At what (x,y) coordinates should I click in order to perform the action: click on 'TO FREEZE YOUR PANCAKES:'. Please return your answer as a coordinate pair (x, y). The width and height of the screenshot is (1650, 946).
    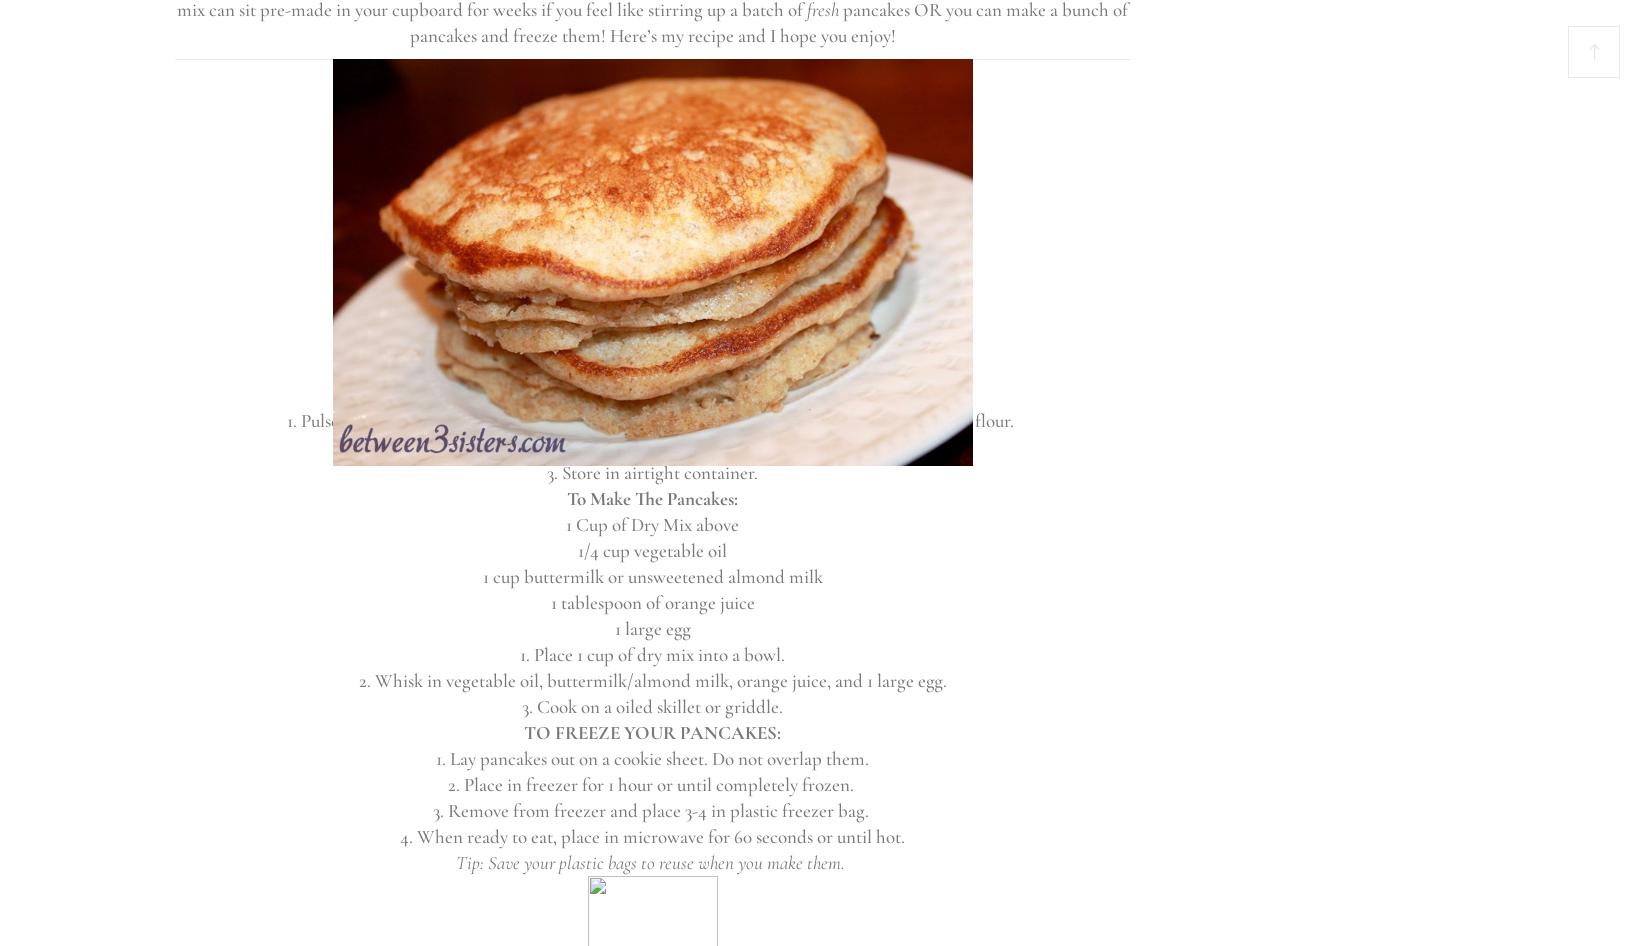
    Looking at the image, I should click on (651, 731).